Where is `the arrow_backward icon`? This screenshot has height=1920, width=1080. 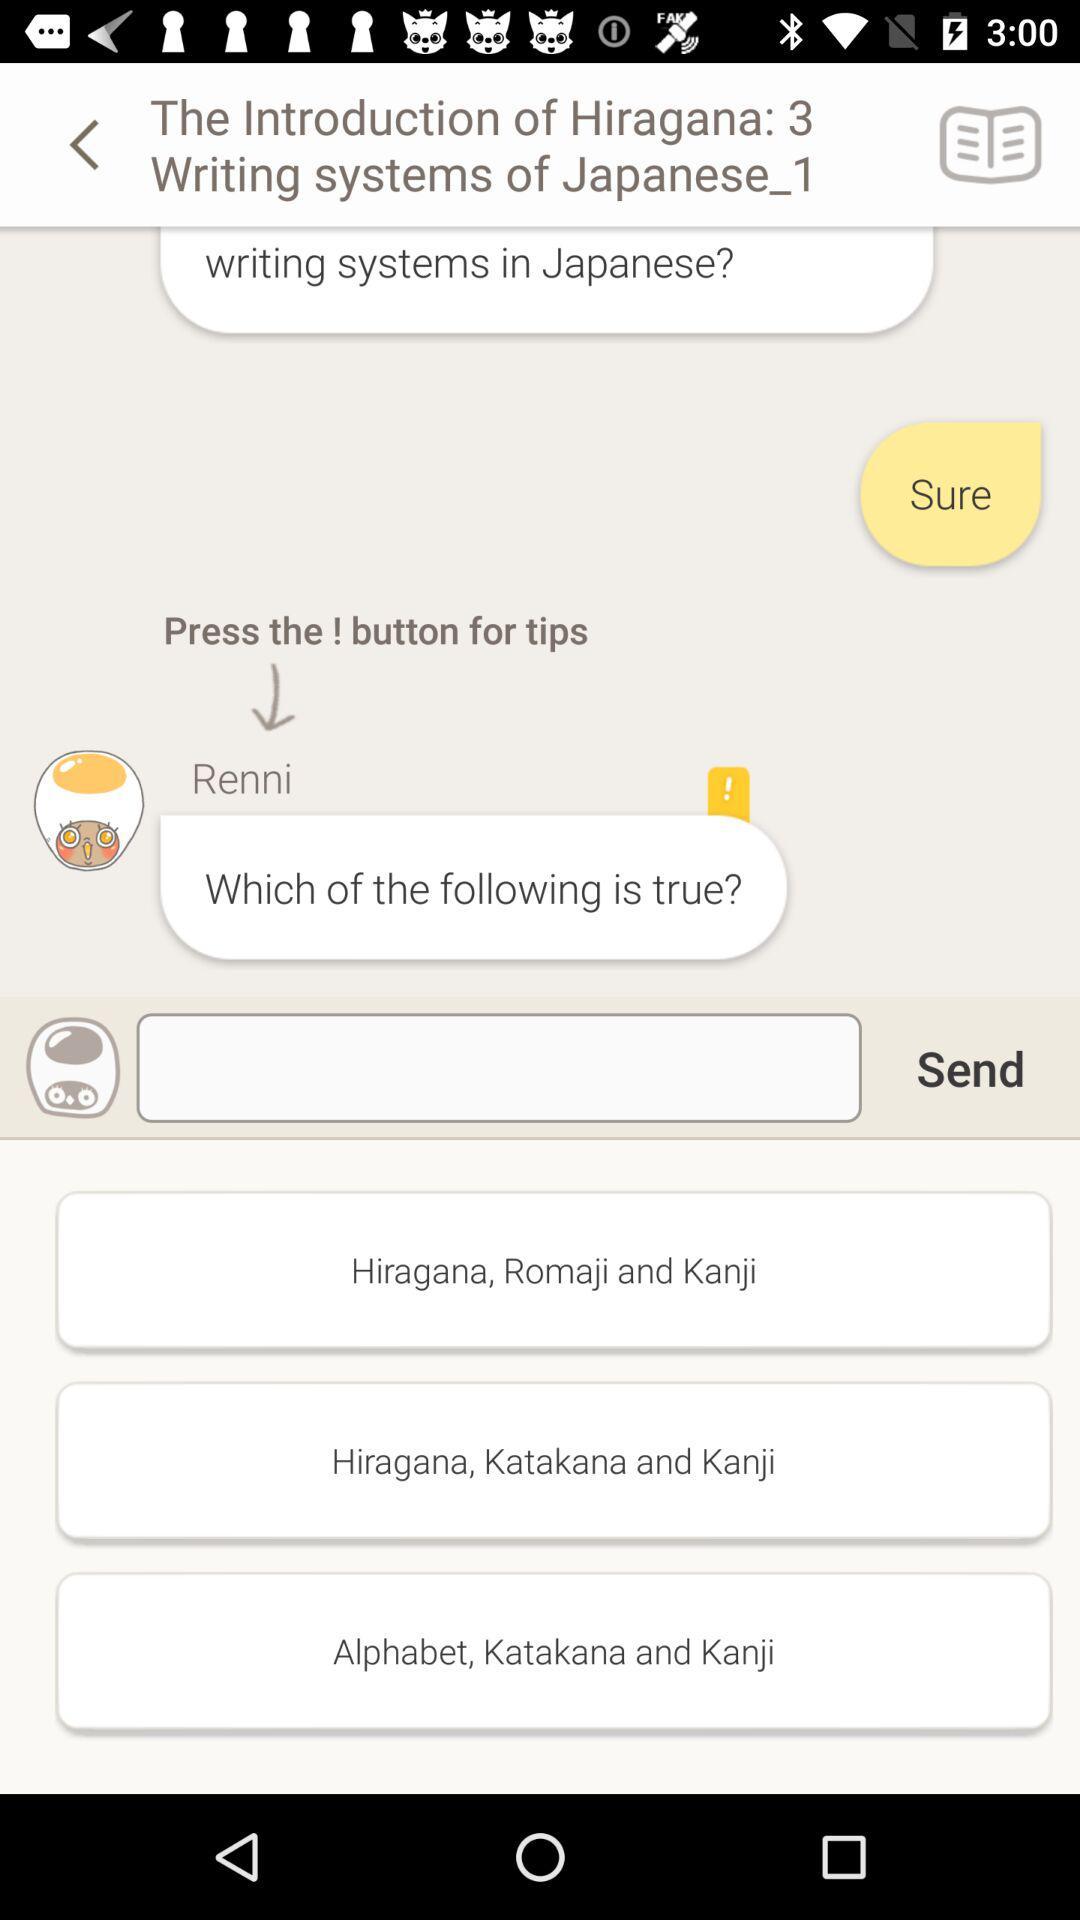
the arrow_backward icon is located at coordinates (87, 143).